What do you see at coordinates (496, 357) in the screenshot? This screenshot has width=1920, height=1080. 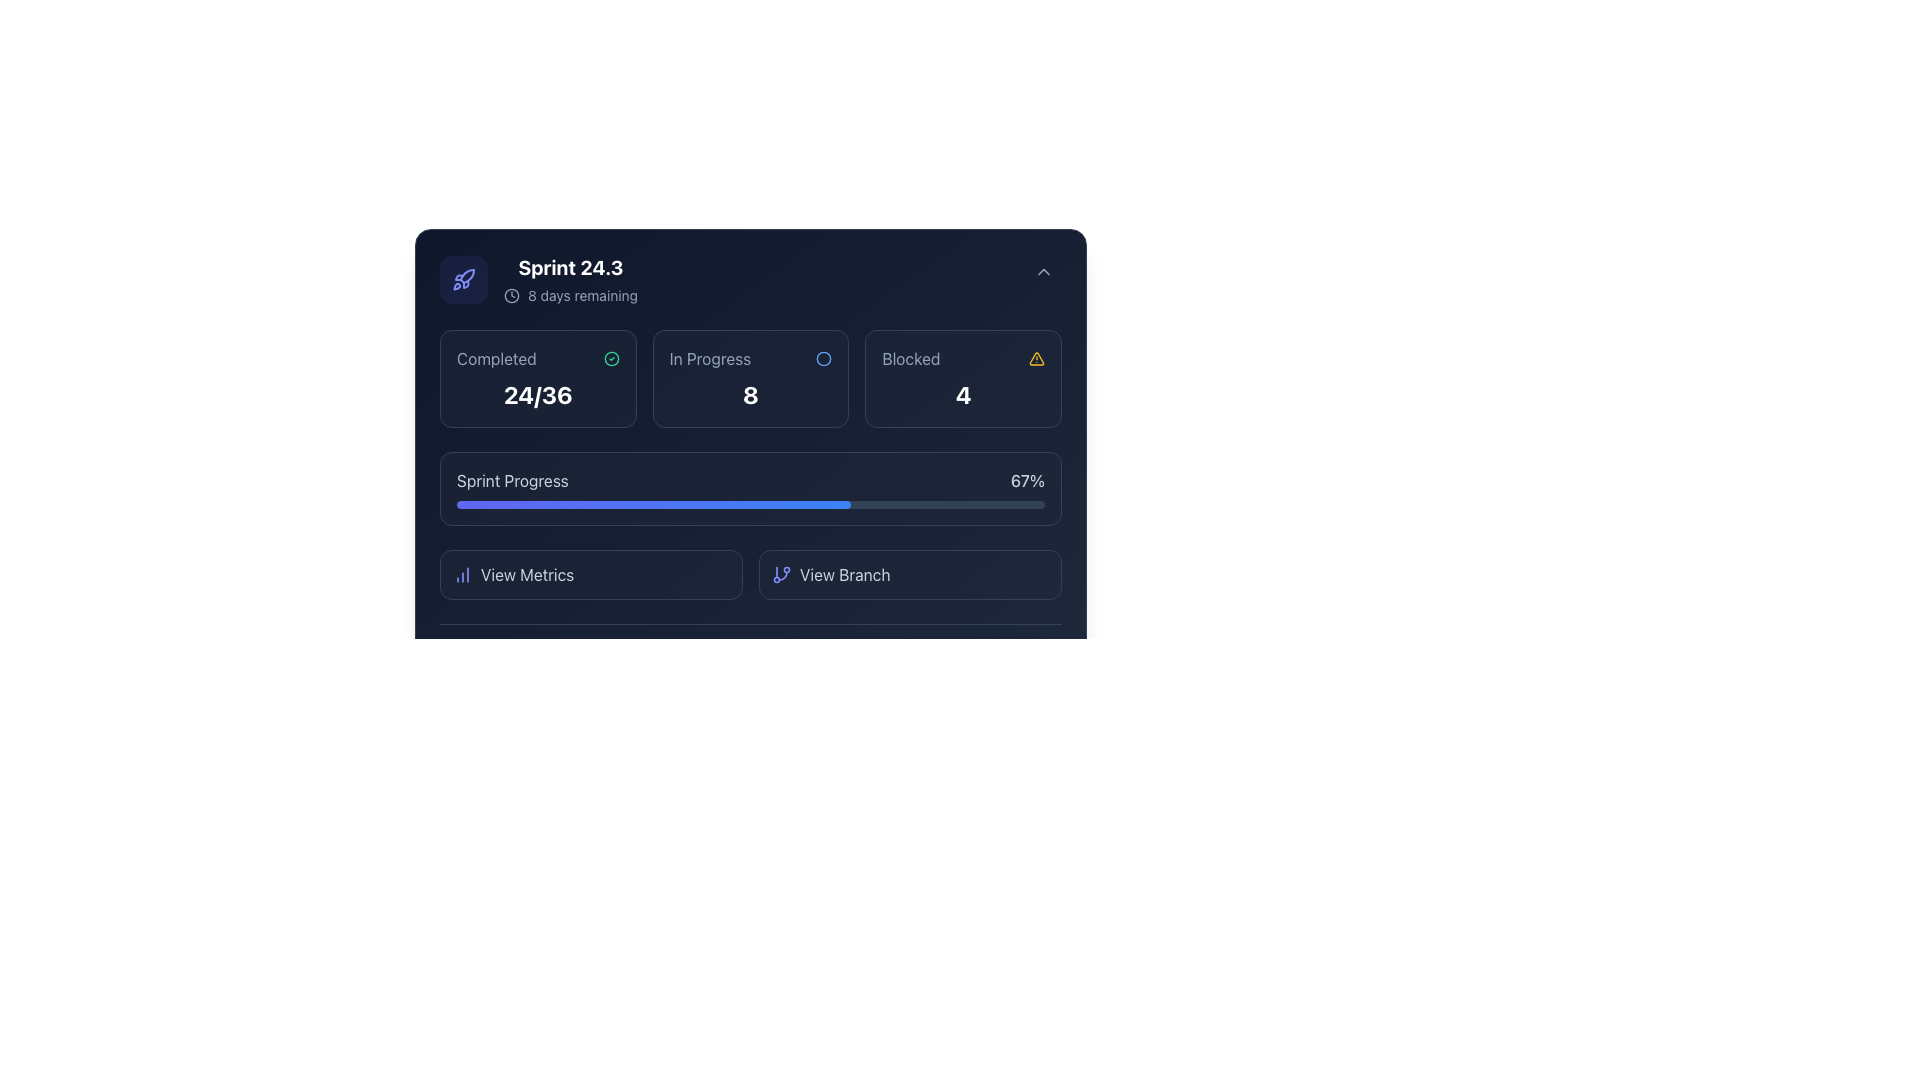 I see `the 'Completed' text label, which indicates the status category for the data presented below it on the stat card in the dashboard layout` at bounding box center [496, 357].